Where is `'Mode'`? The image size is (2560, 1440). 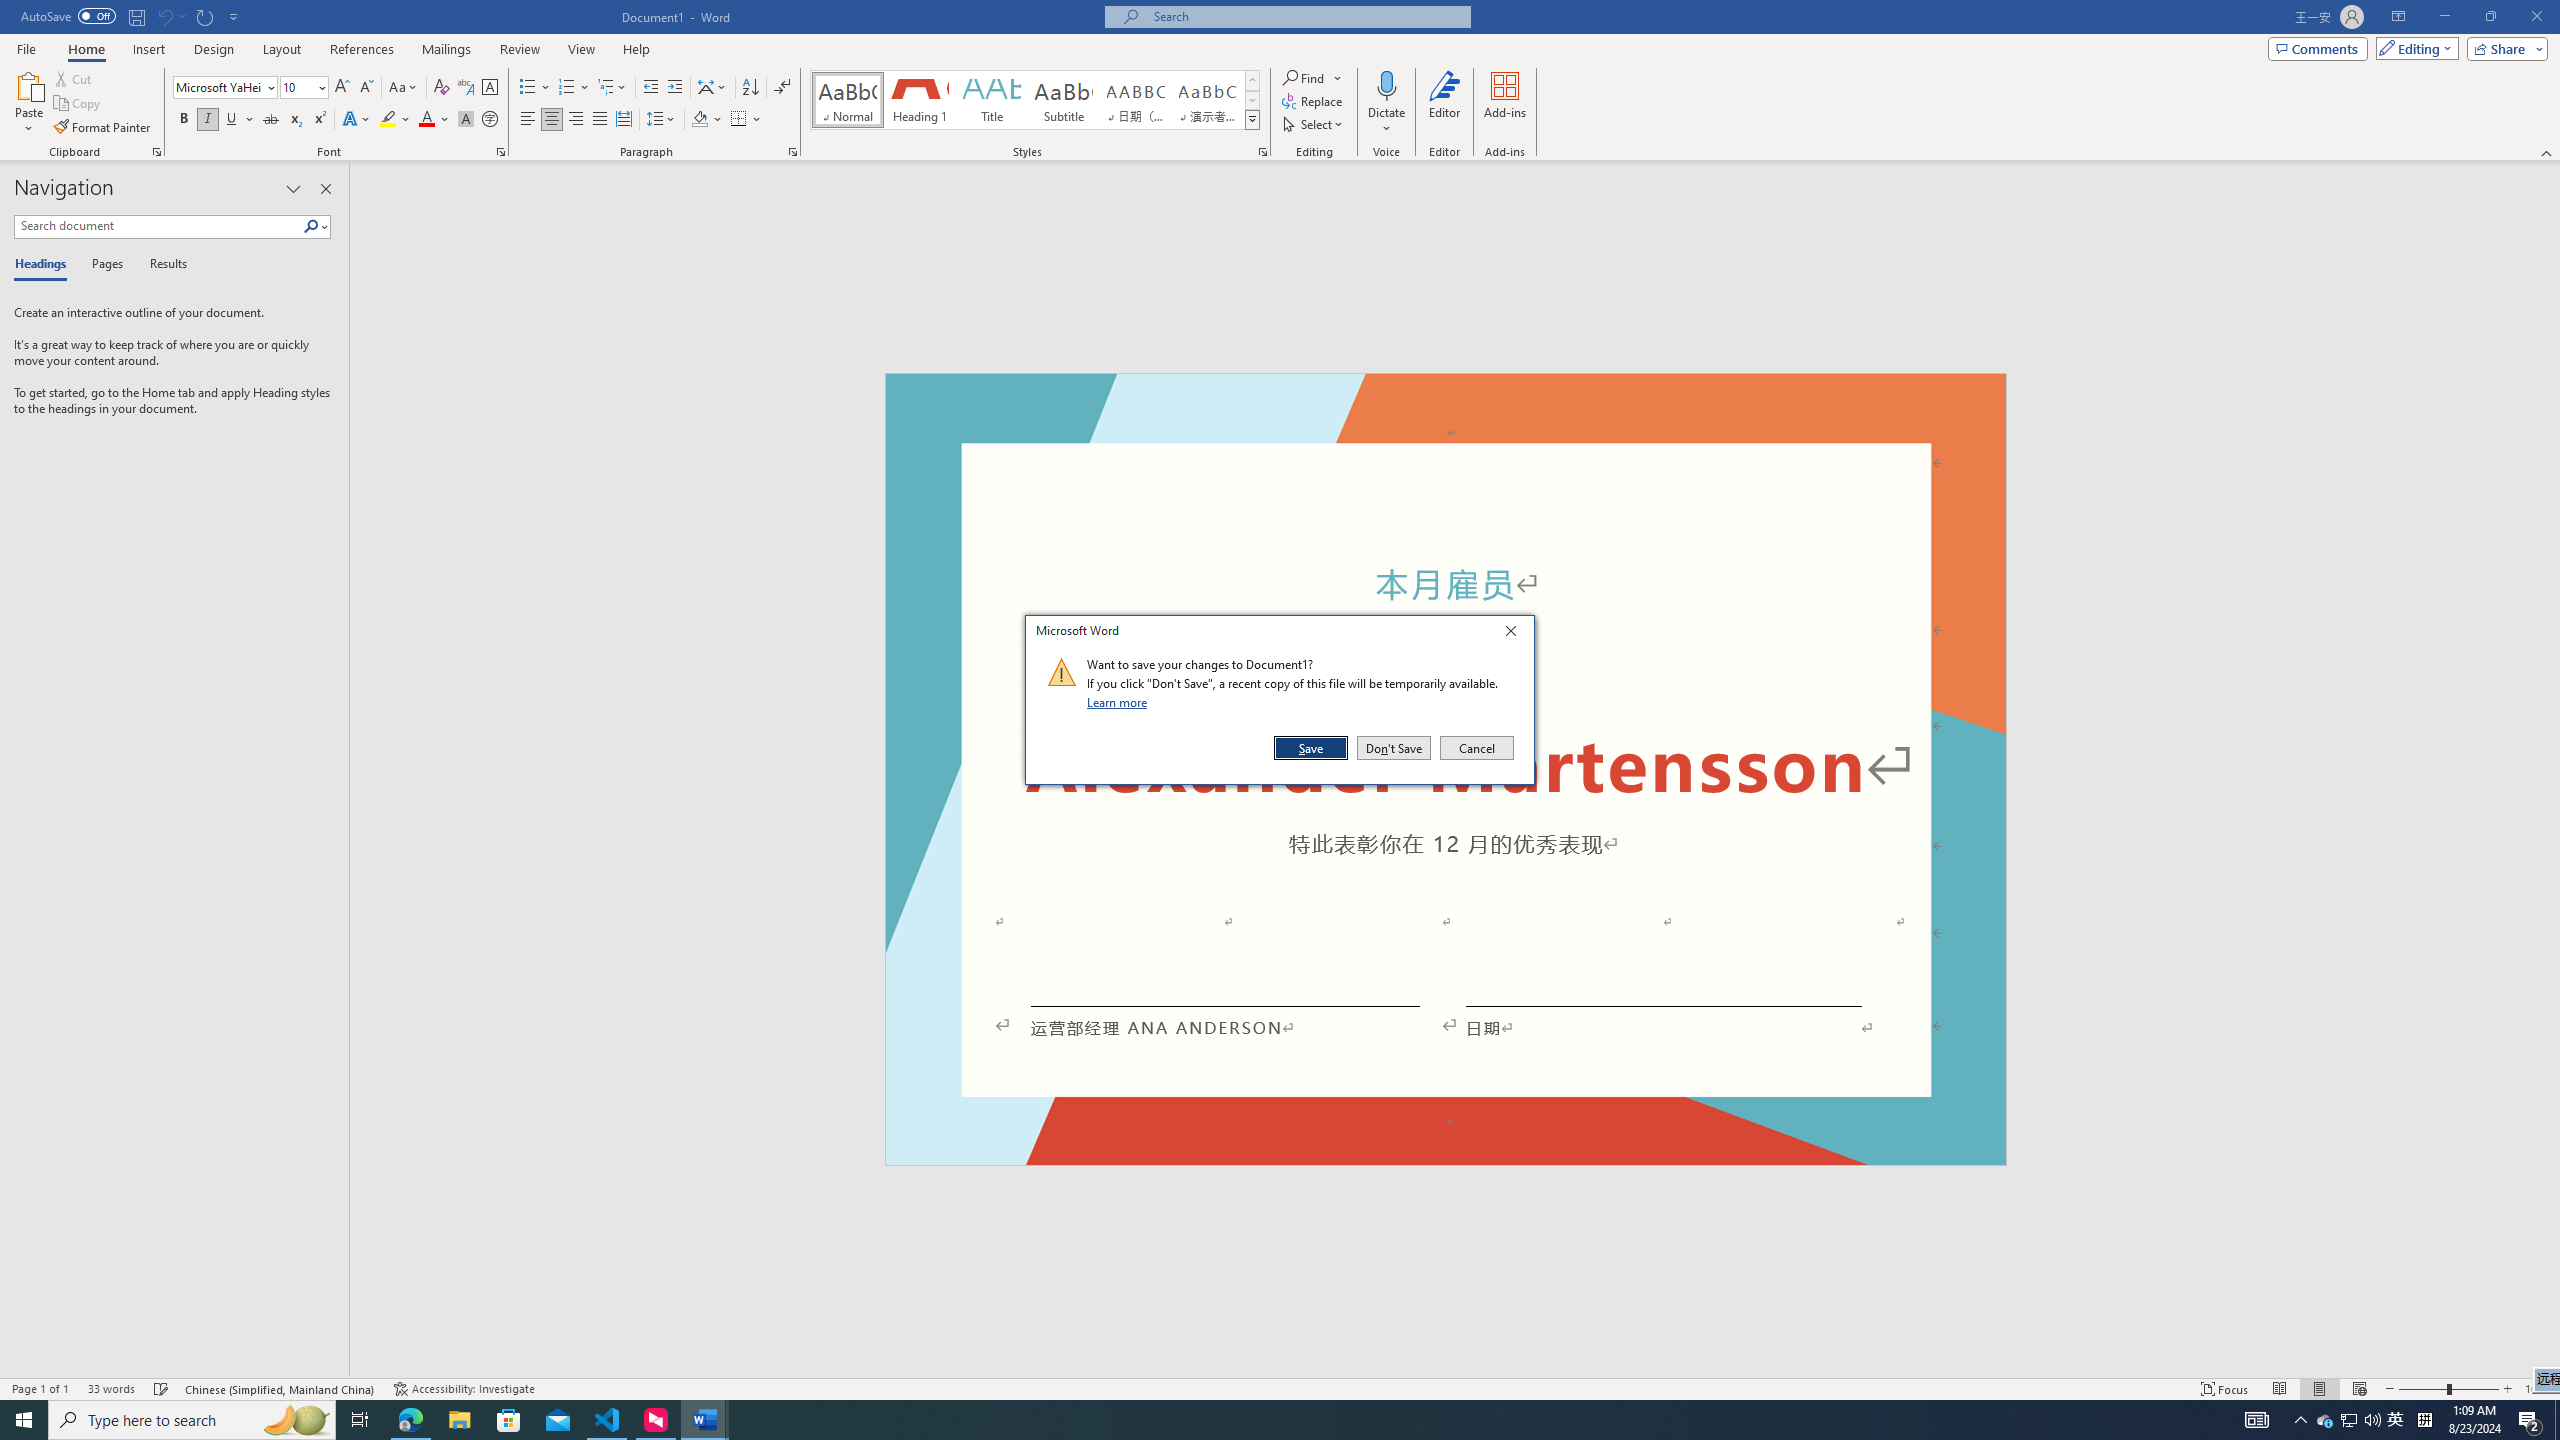 'Mode' is located at coordinates (2413, 47).